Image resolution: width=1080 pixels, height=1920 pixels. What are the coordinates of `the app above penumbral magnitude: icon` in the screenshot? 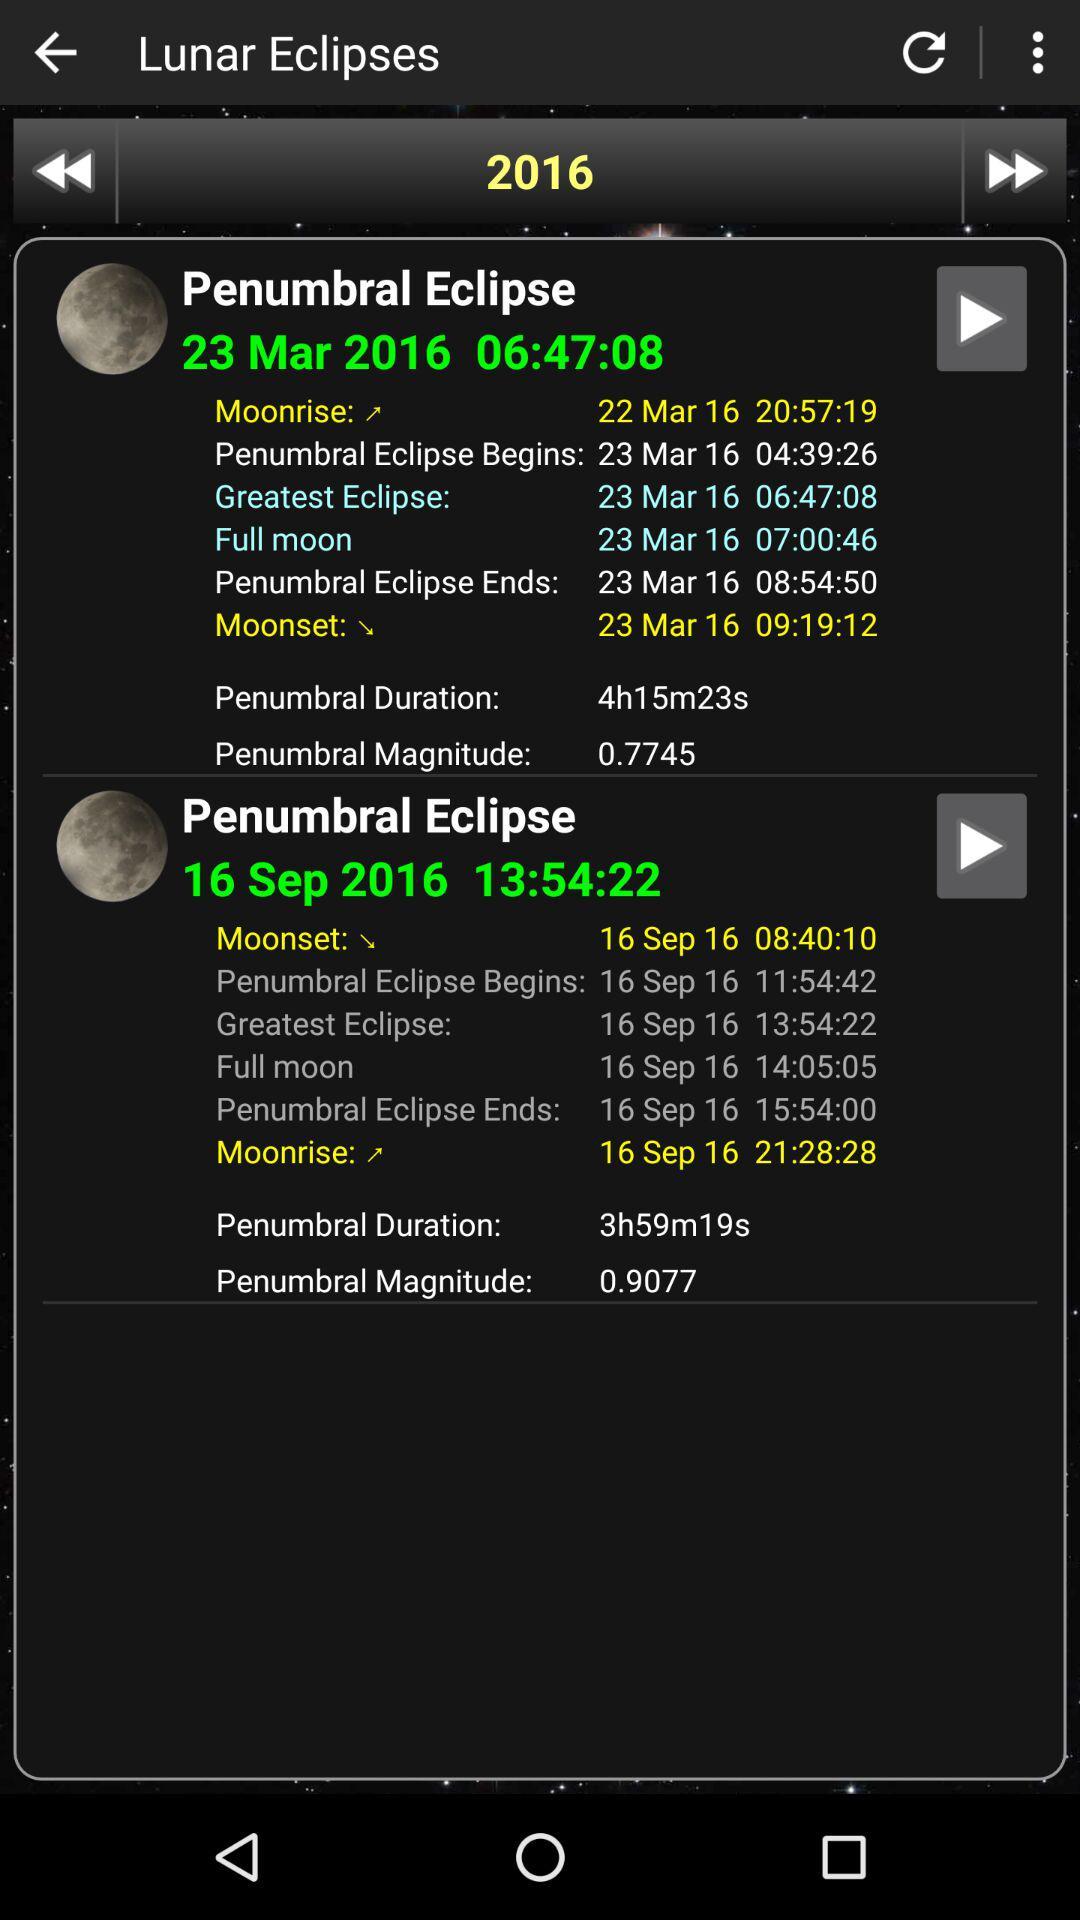 It's located at (737, 696).